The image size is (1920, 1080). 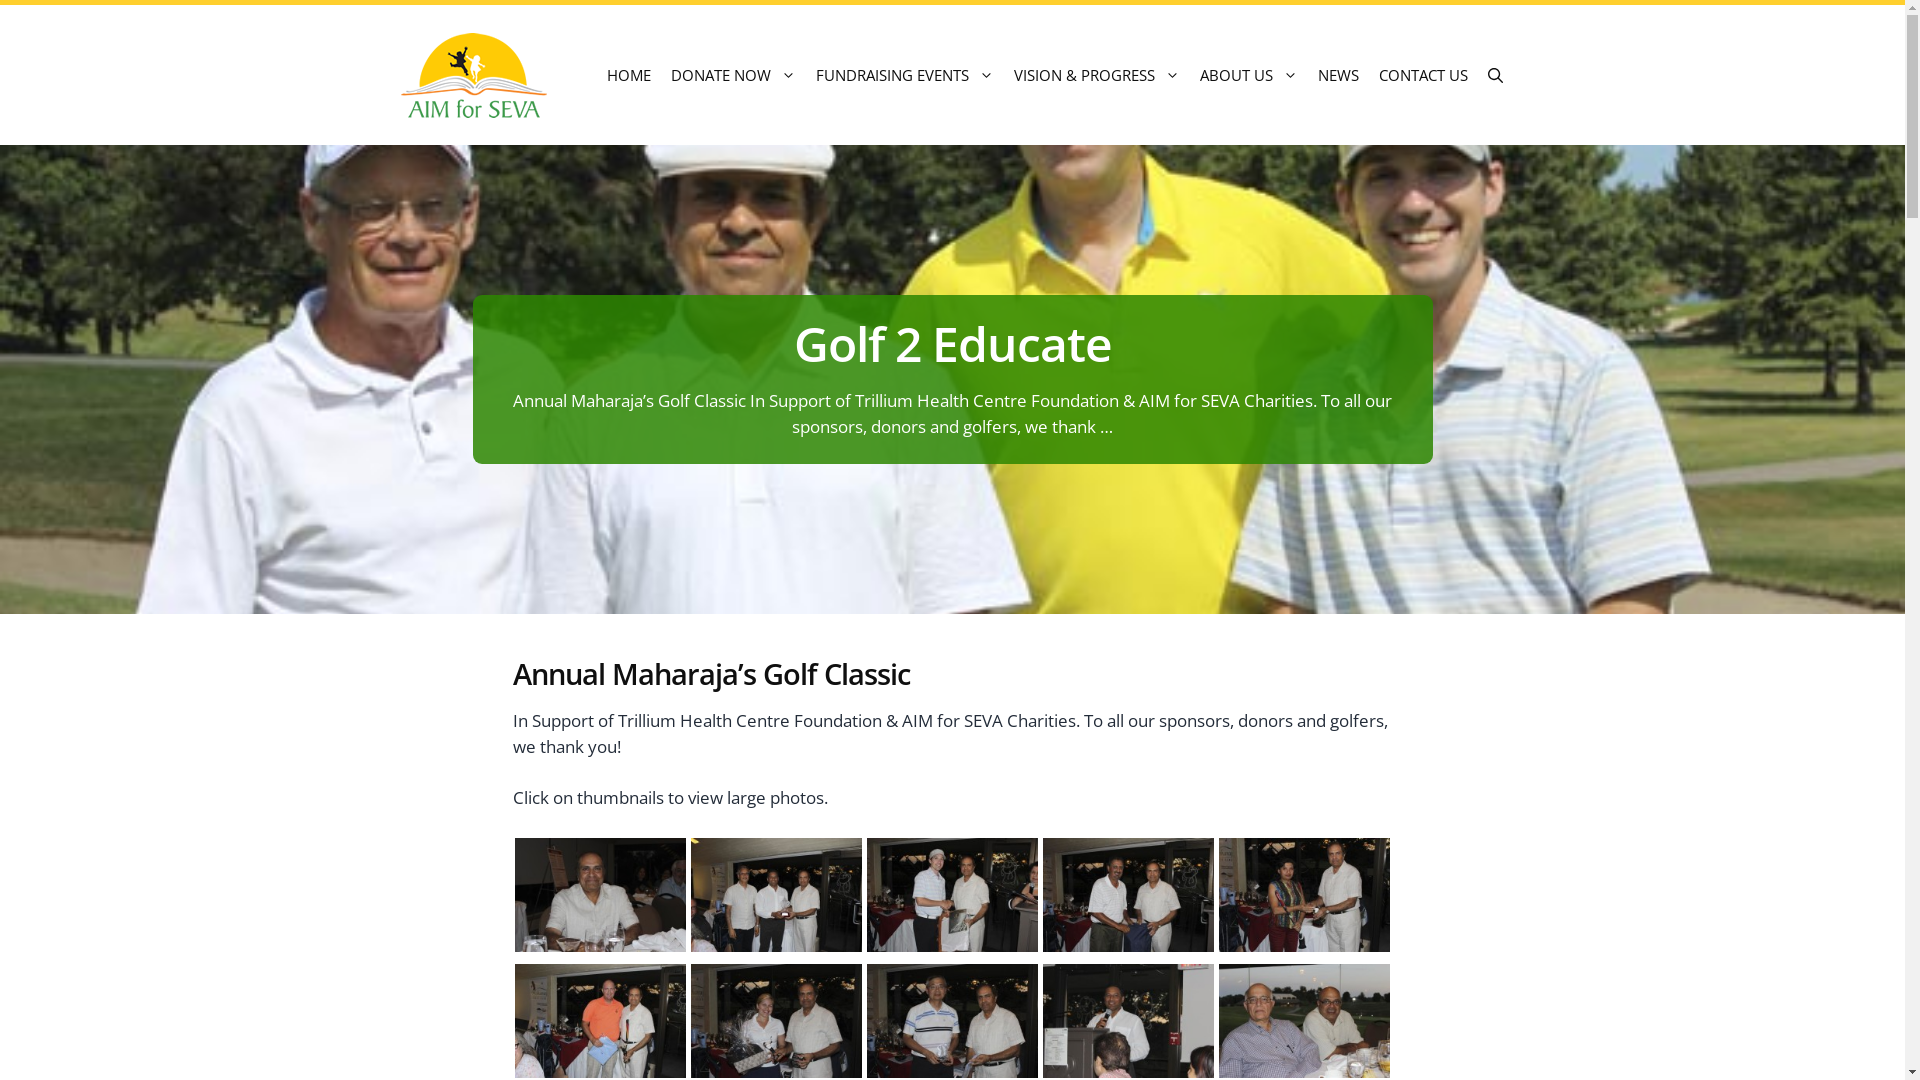 I want to click on 'CONTACT US', so click(x=1421, y=73).